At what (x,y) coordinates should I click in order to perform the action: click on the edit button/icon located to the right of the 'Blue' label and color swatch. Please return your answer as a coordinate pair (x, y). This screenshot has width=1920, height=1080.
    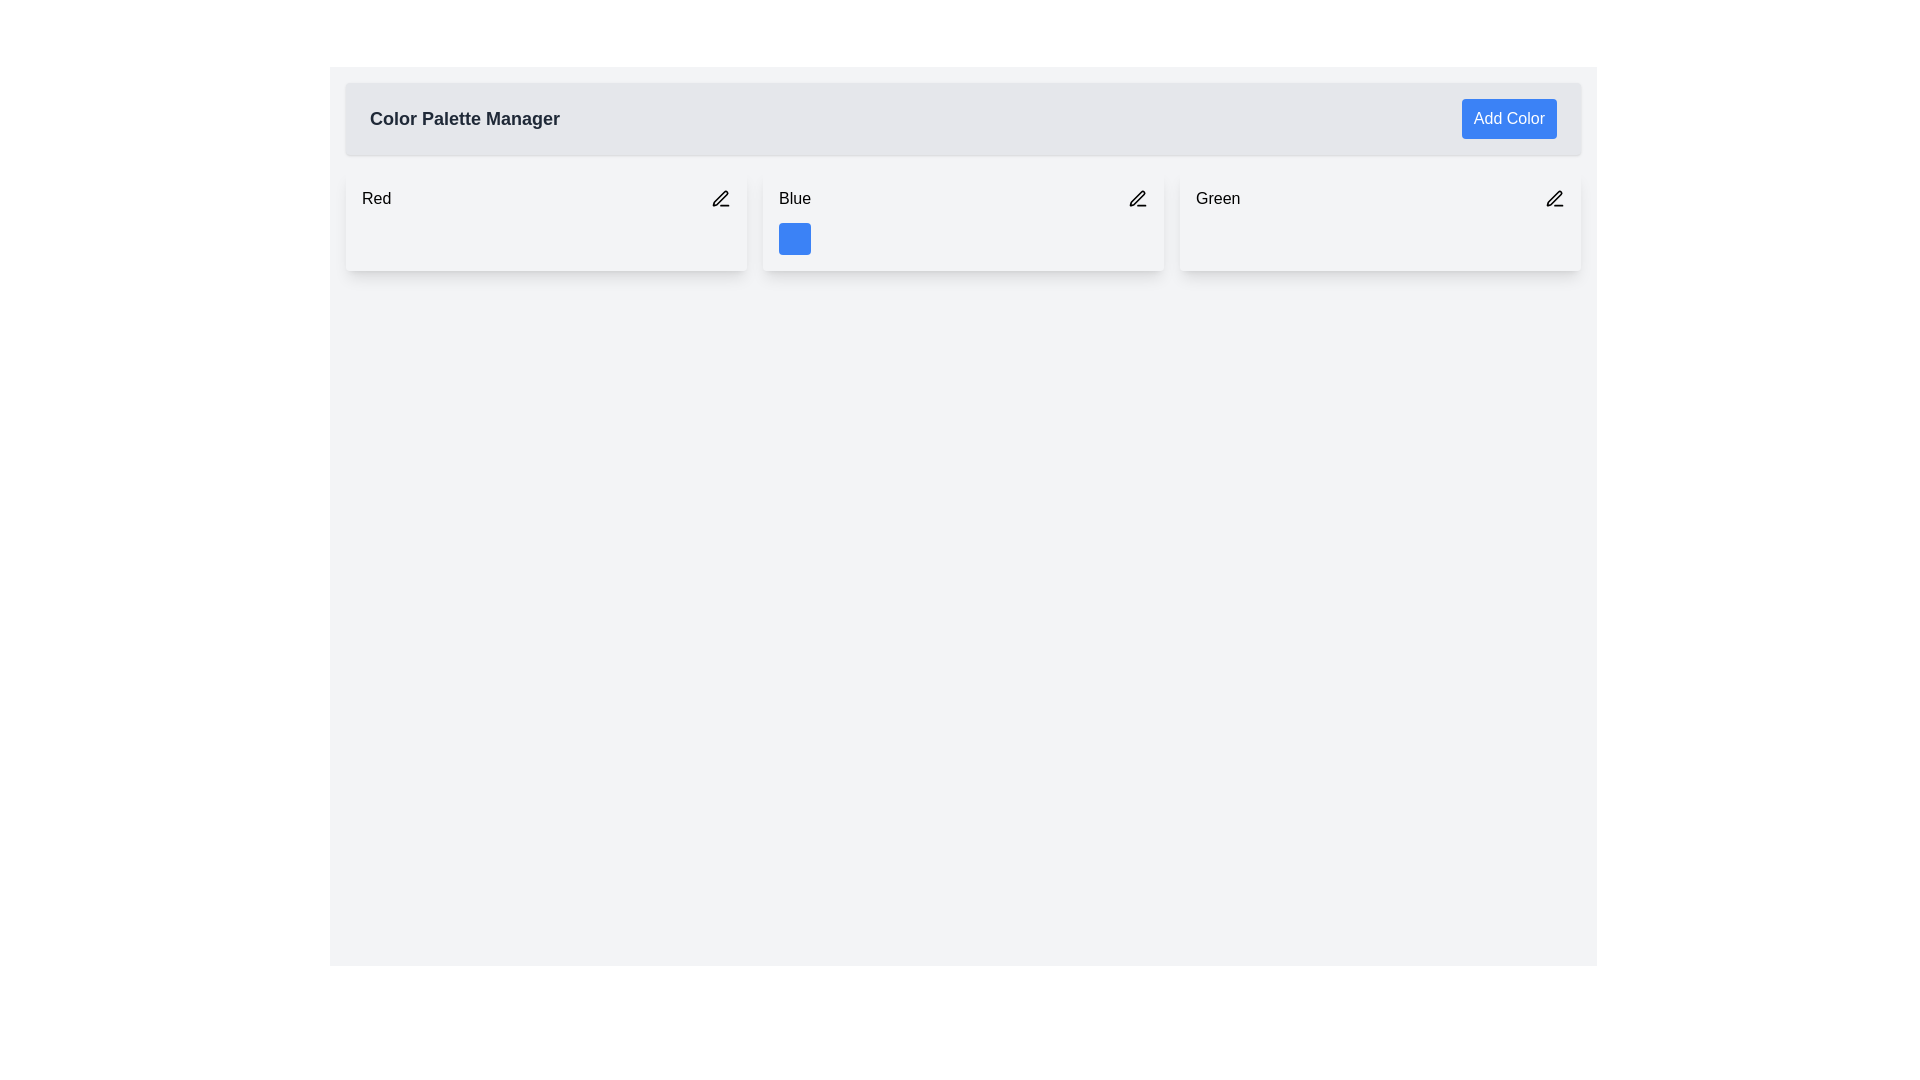
    Looking at the image, I should click on (1137, 199).